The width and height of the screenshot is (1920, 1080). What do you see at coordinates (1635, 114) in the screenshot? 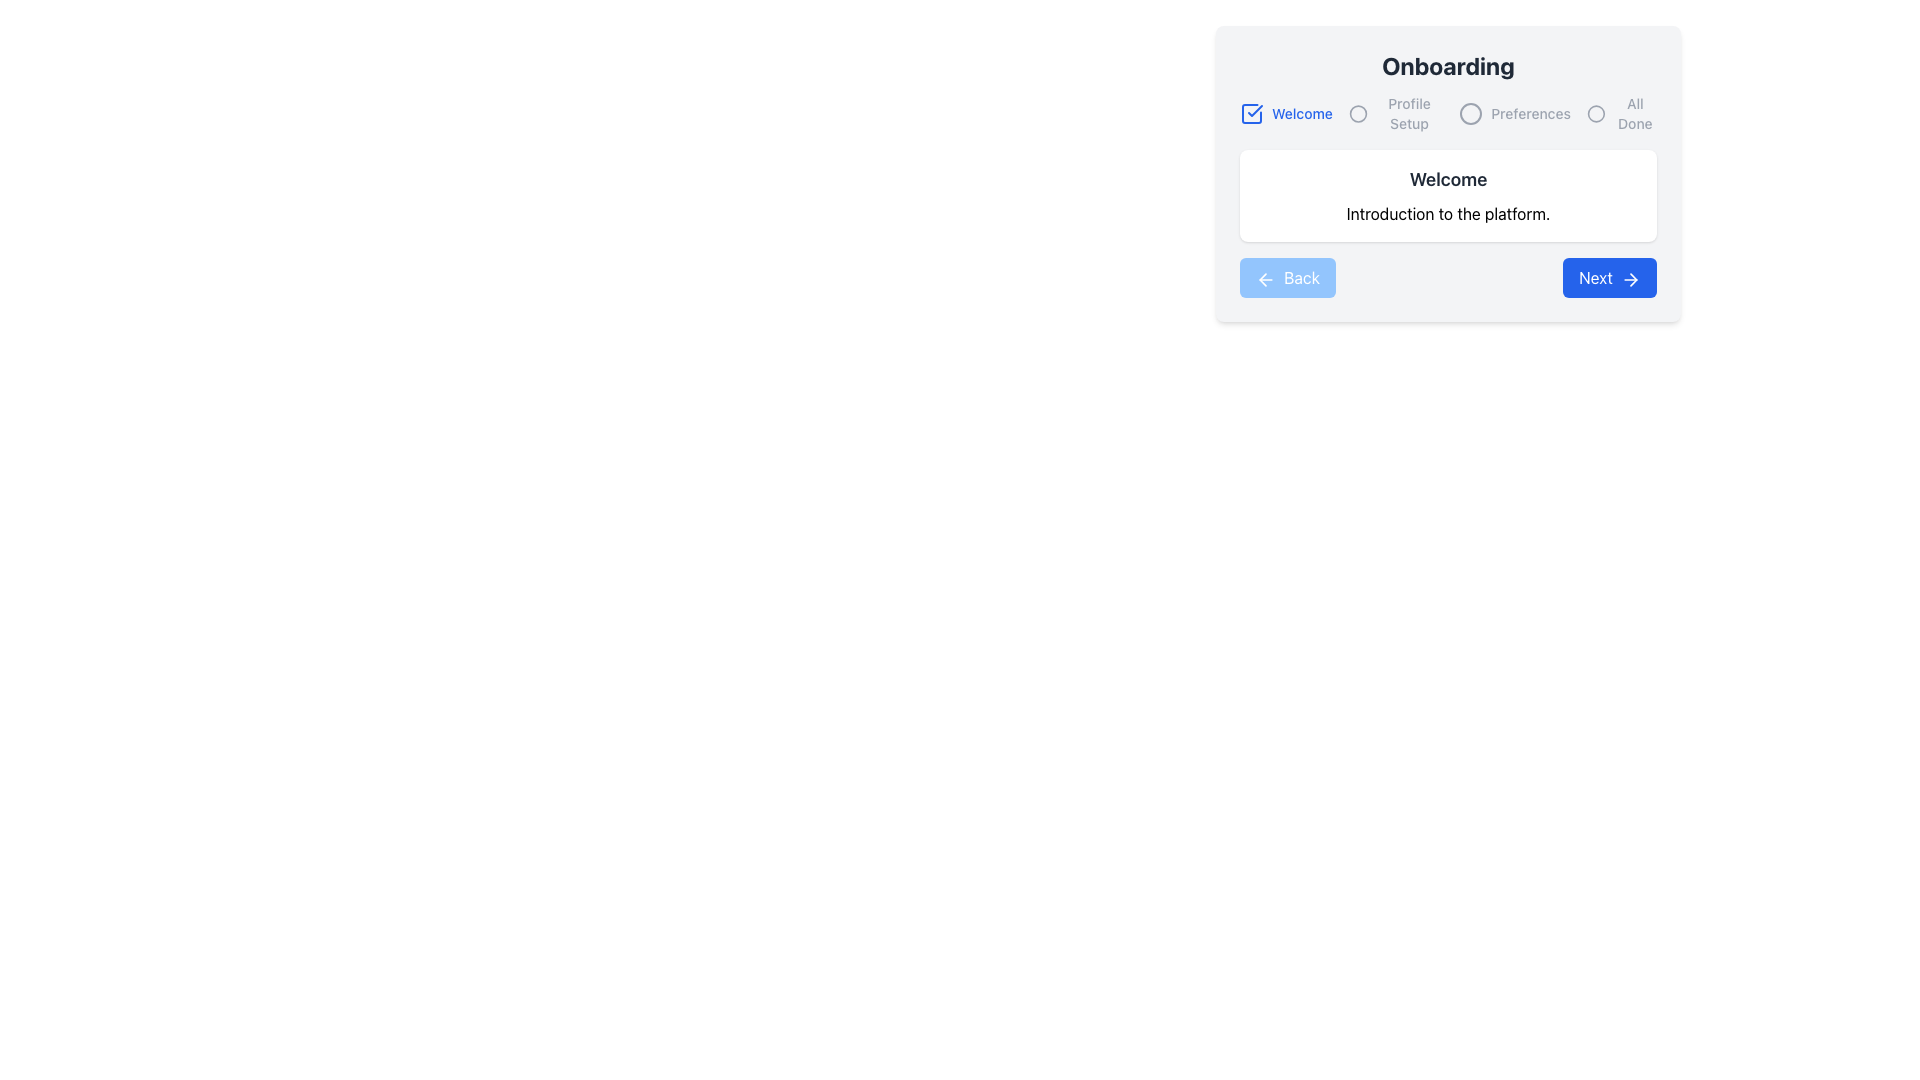
I see `the static text label displaying 'All Done' in gray, which is the last item in the navigation steps of the onboarding interface` at bounding box center [1635, 114].